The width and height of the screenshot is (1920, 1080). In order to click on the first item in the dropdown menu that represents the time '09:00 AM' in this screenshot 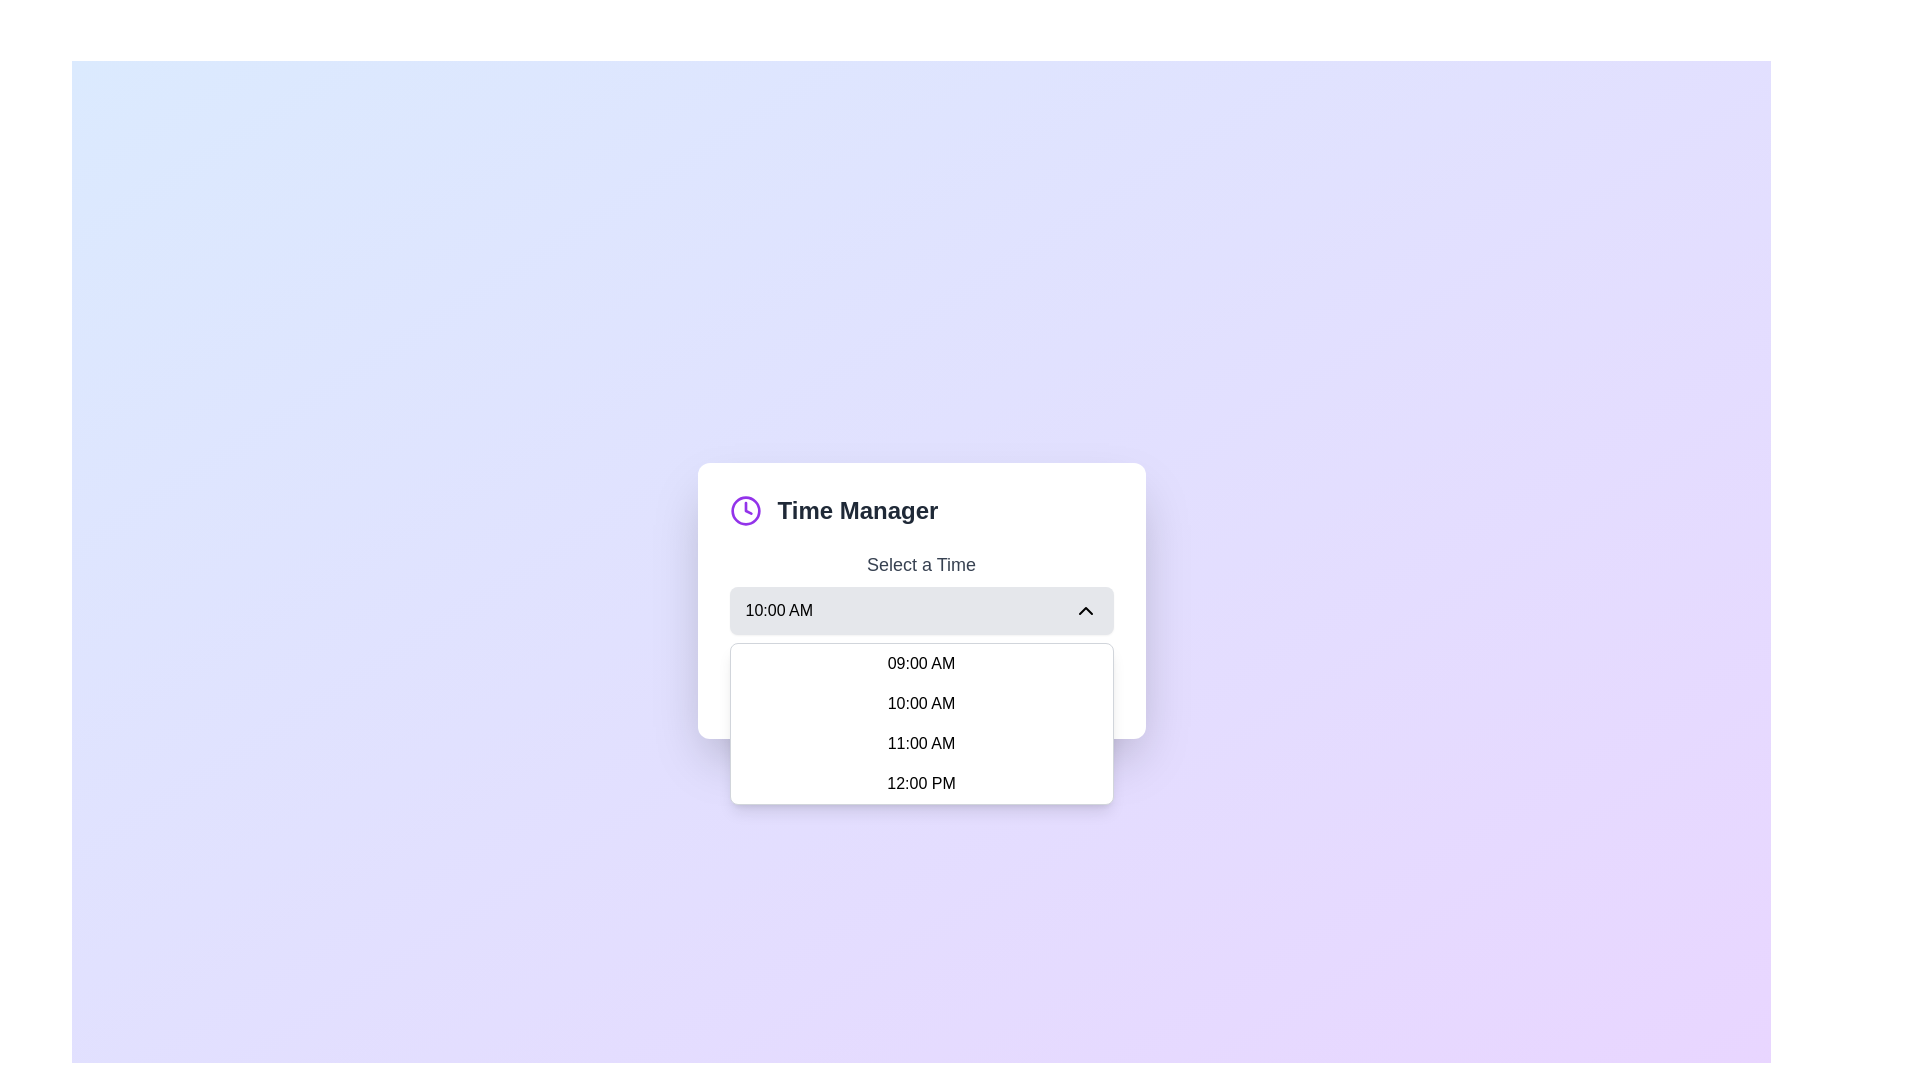, I will do `click(920, 663)`.